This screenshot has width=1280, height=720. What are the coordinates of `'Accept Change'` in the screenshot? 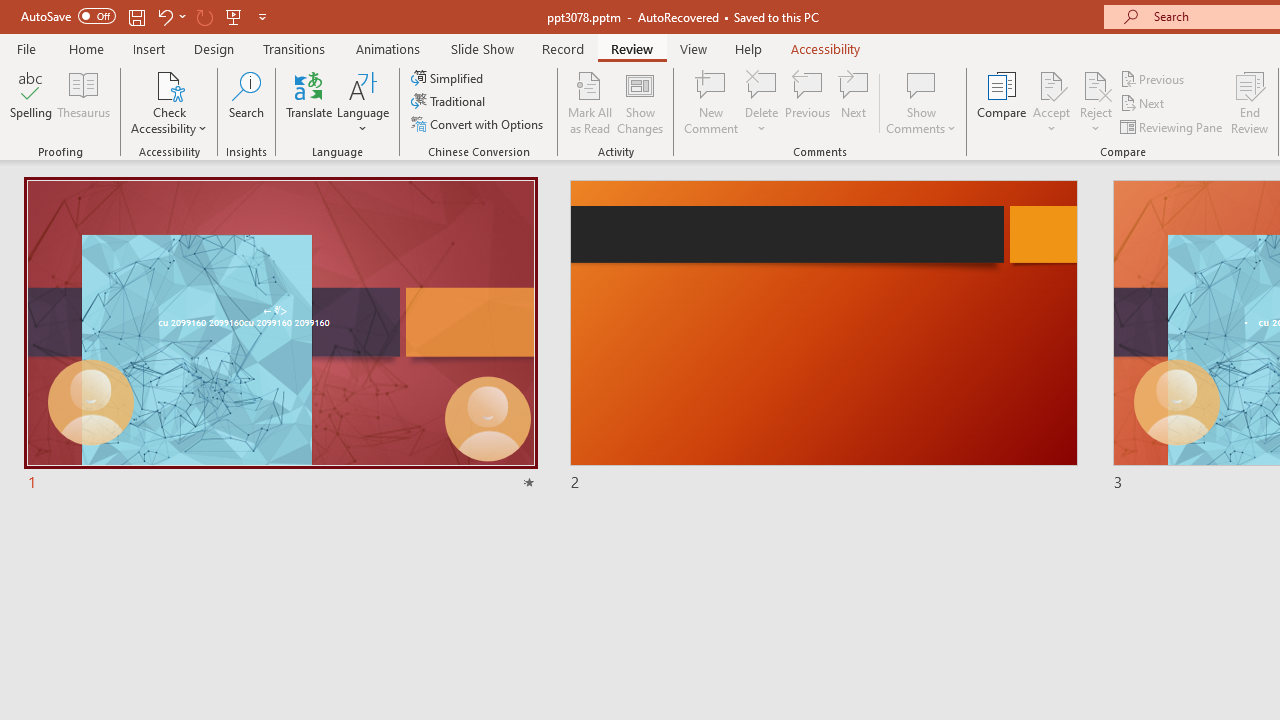 It's located at (1050, 84).